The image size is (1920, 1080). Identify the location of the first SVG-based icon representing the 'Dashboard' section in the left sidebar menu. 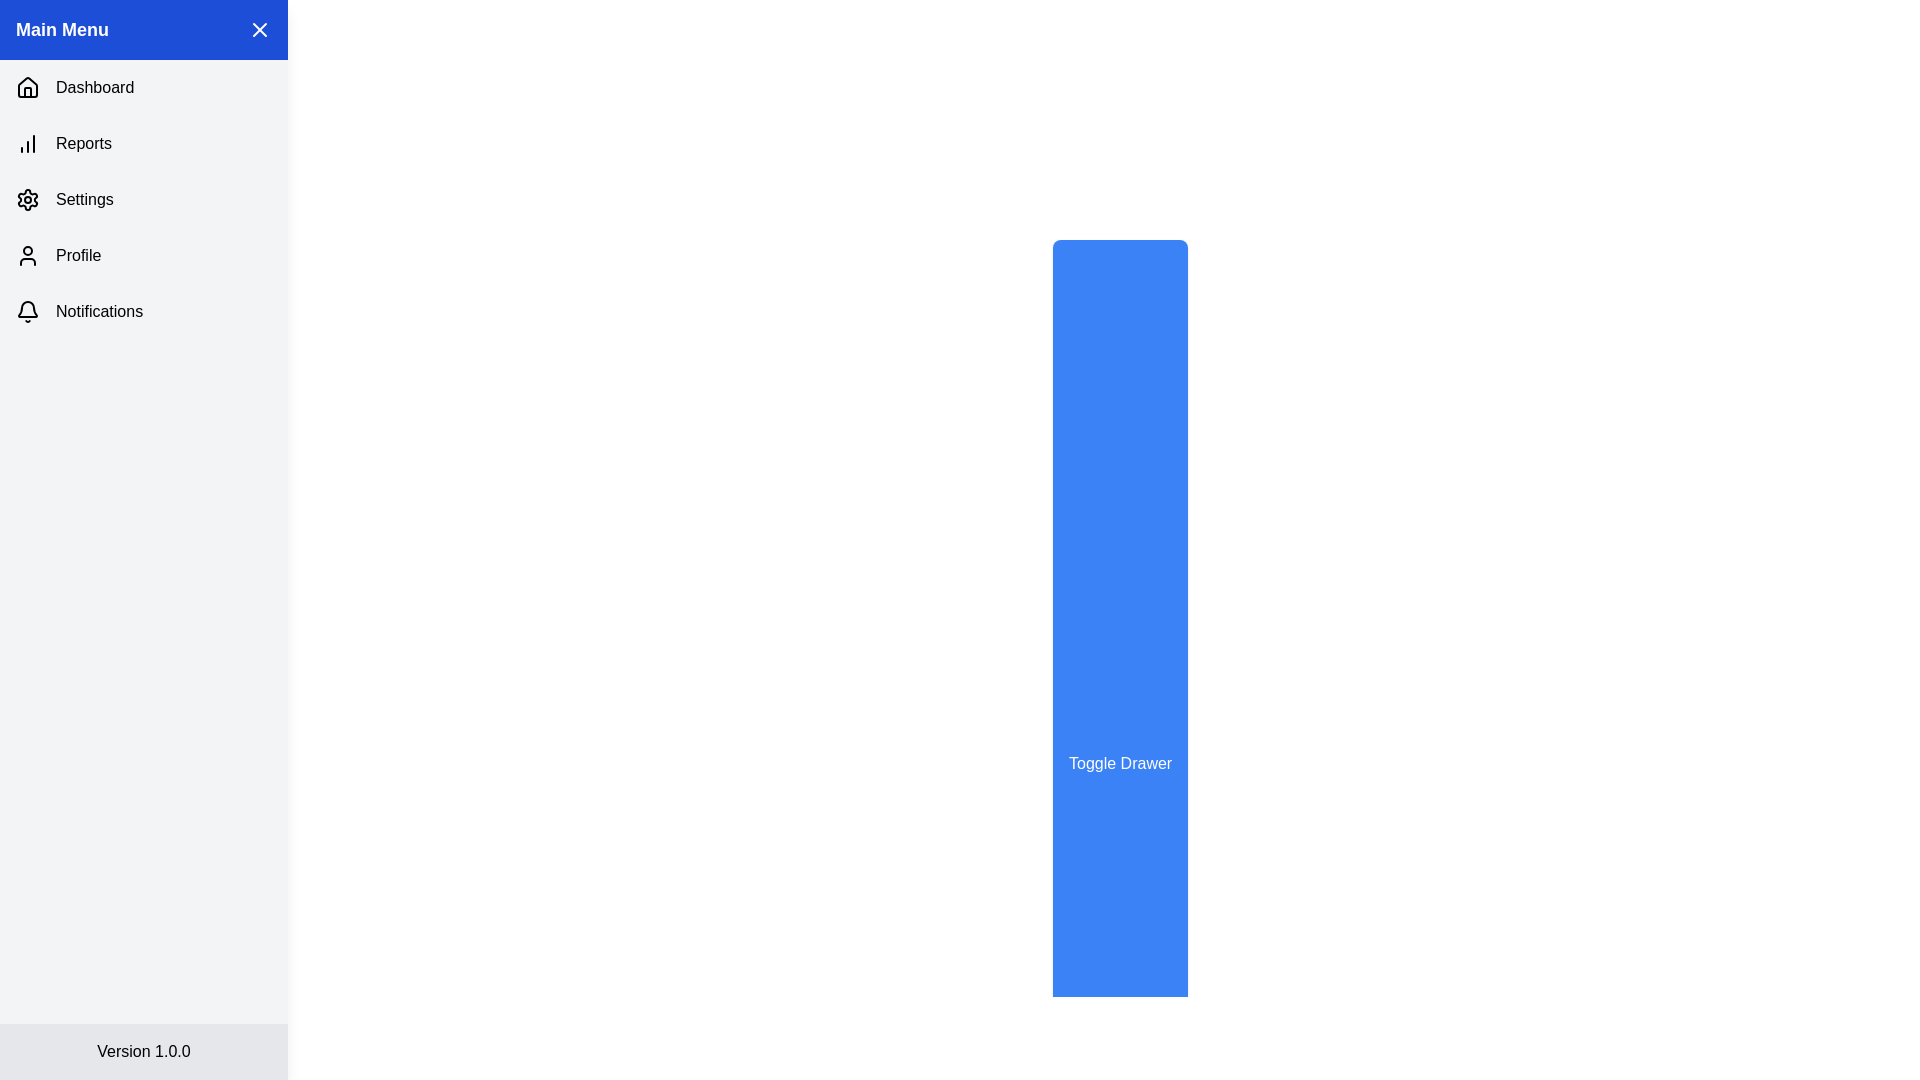
(28, 87).